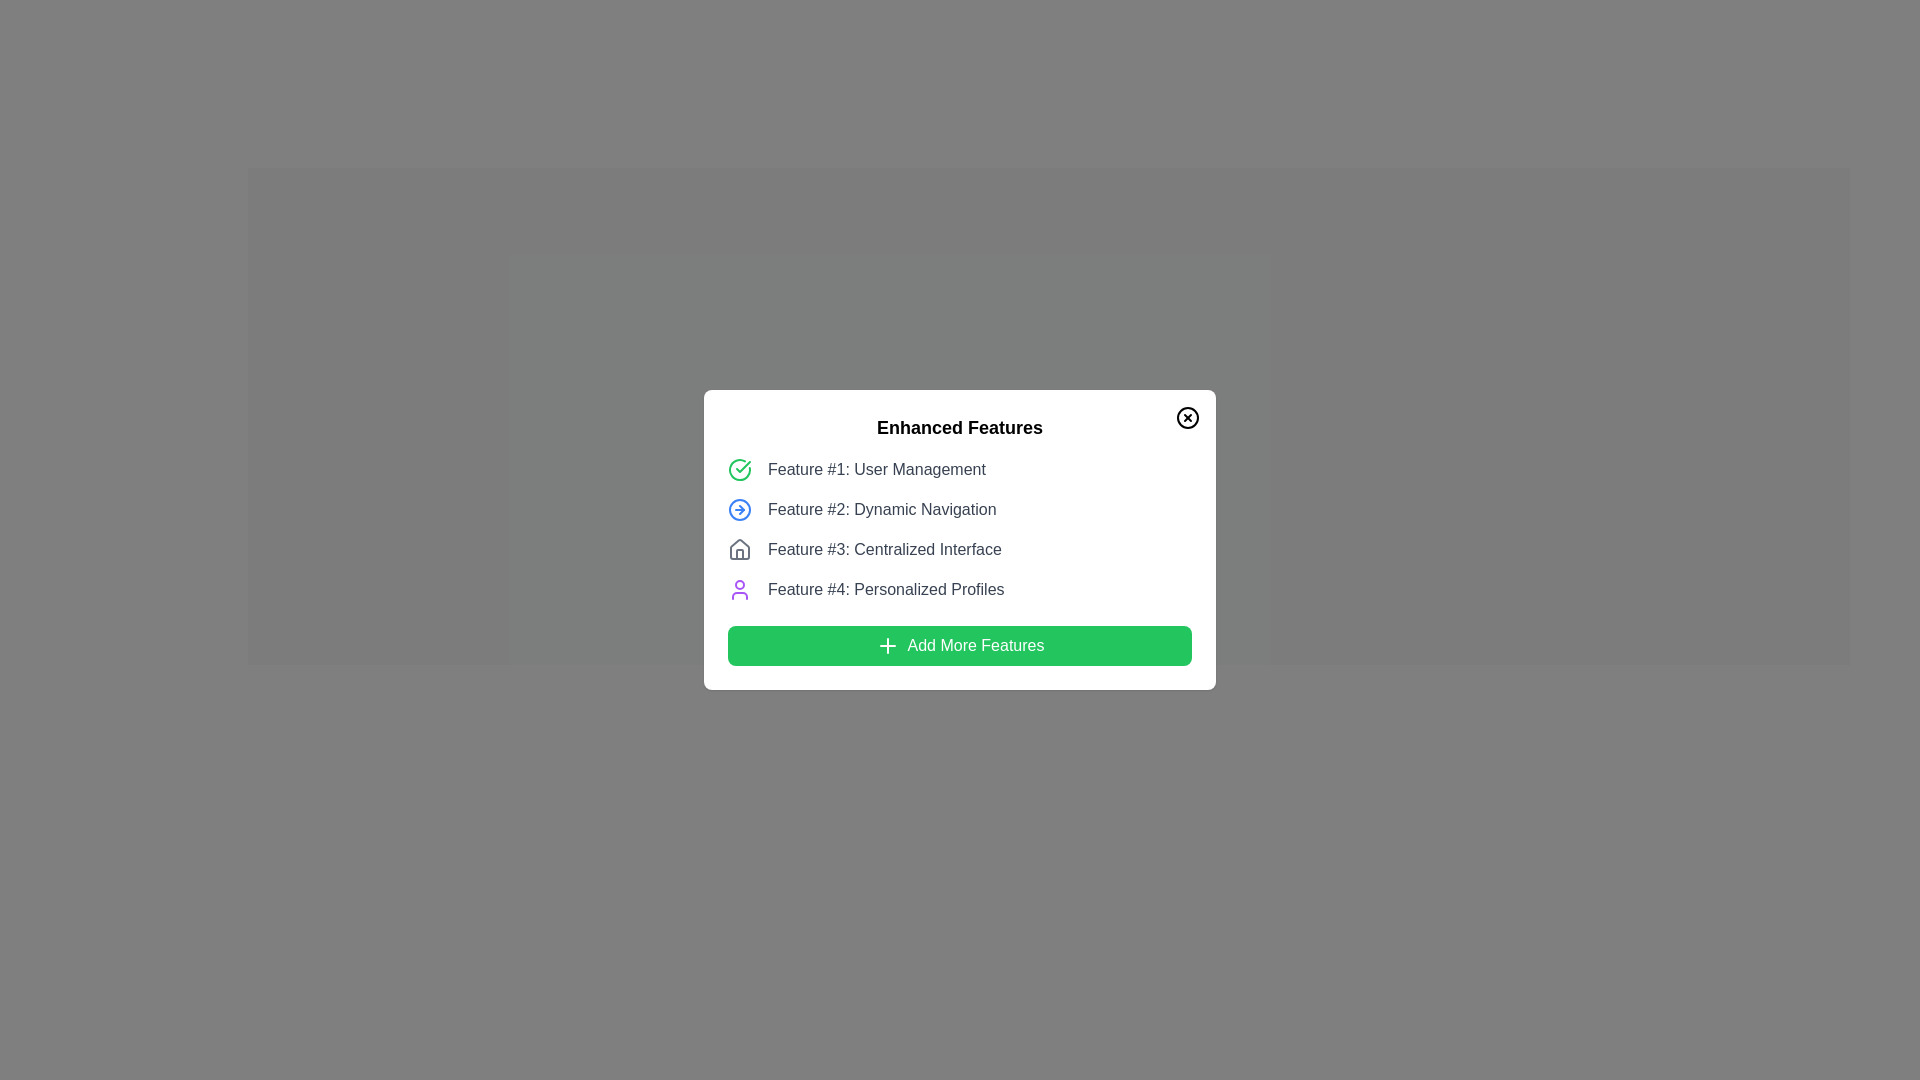  What do you see at coordinates (738, 508) in the screenshot?
I see `the SVG circle component of the icon representing 'Feature #2: Dynamic Navigation', which is adjacent to the text` at bounding box center [738, 508].